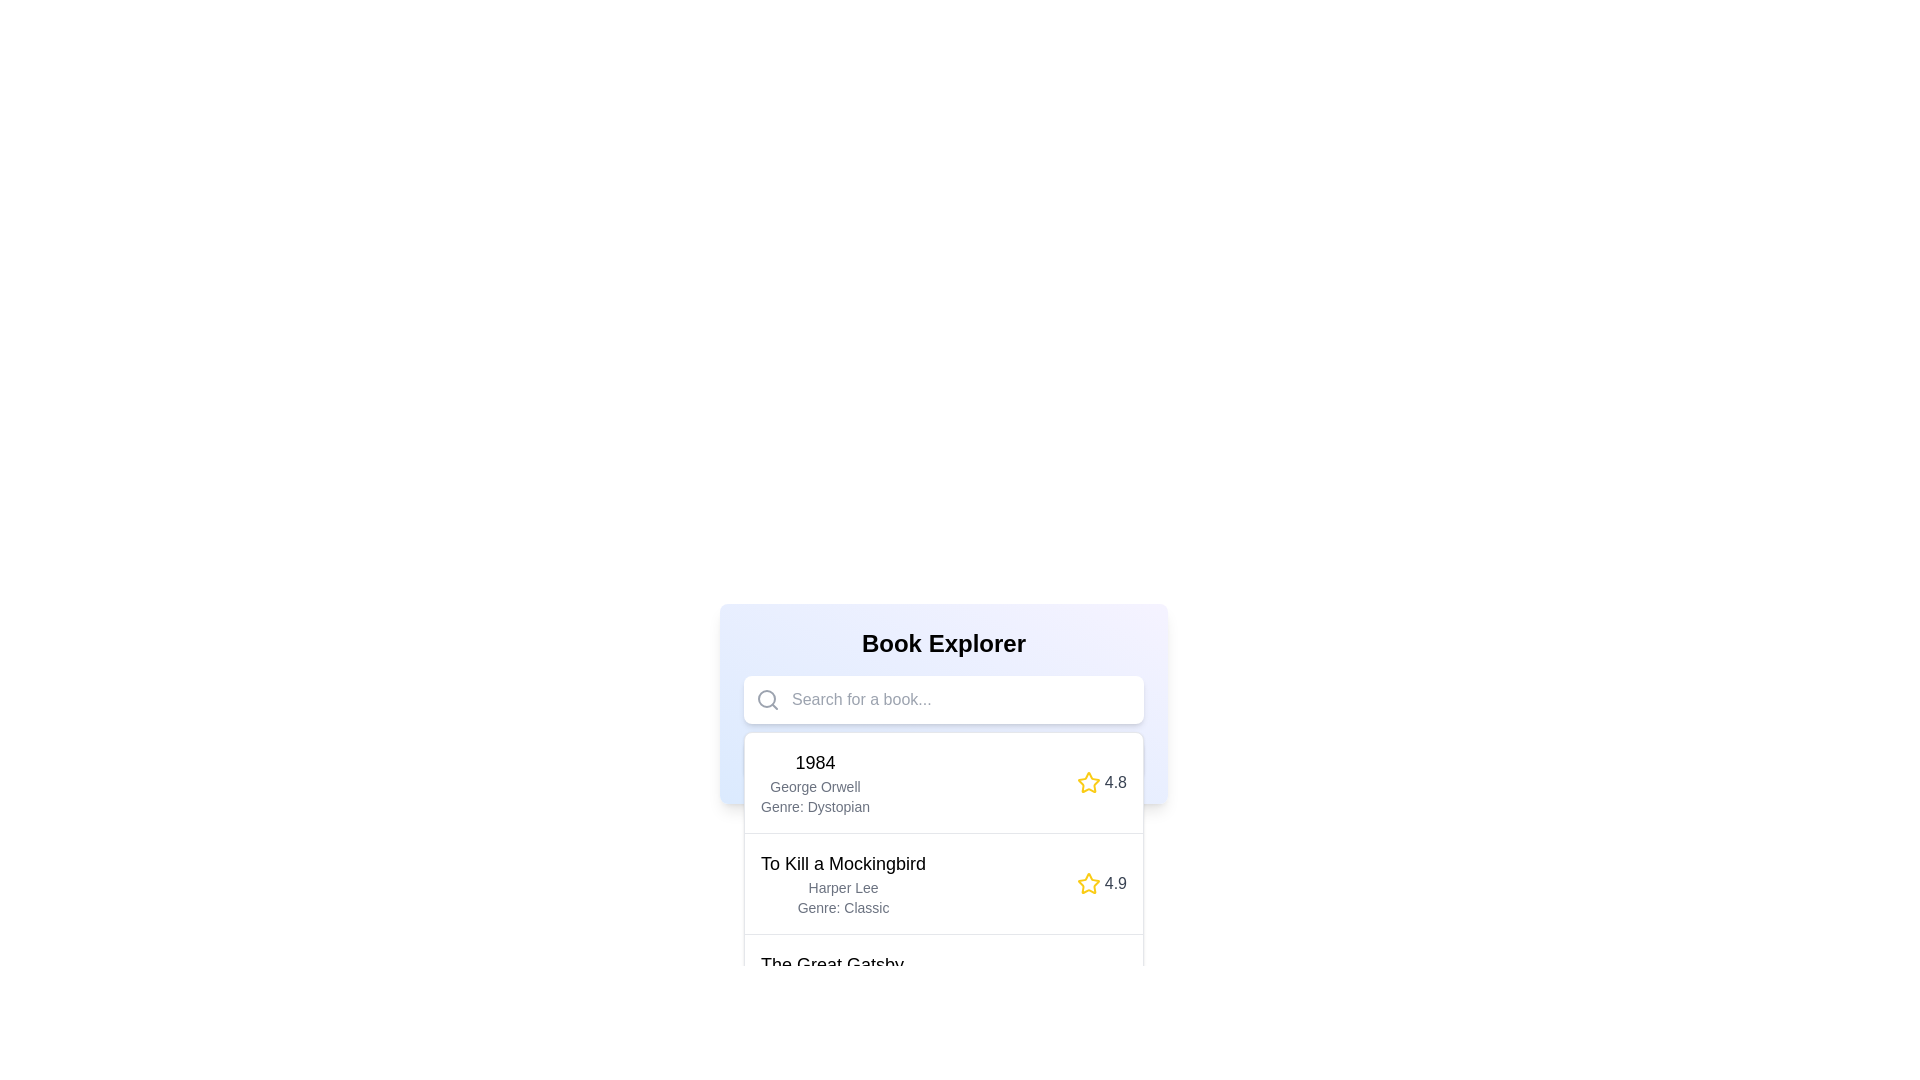 This screenshot has height=1080, width=1920. Describe the element at coordinates (832, 963) in the screenshot. I see `the text label displaying 'The Great Gatsby', which is prominently positioned at the left of the bottom-most book entry in the list` at that location.